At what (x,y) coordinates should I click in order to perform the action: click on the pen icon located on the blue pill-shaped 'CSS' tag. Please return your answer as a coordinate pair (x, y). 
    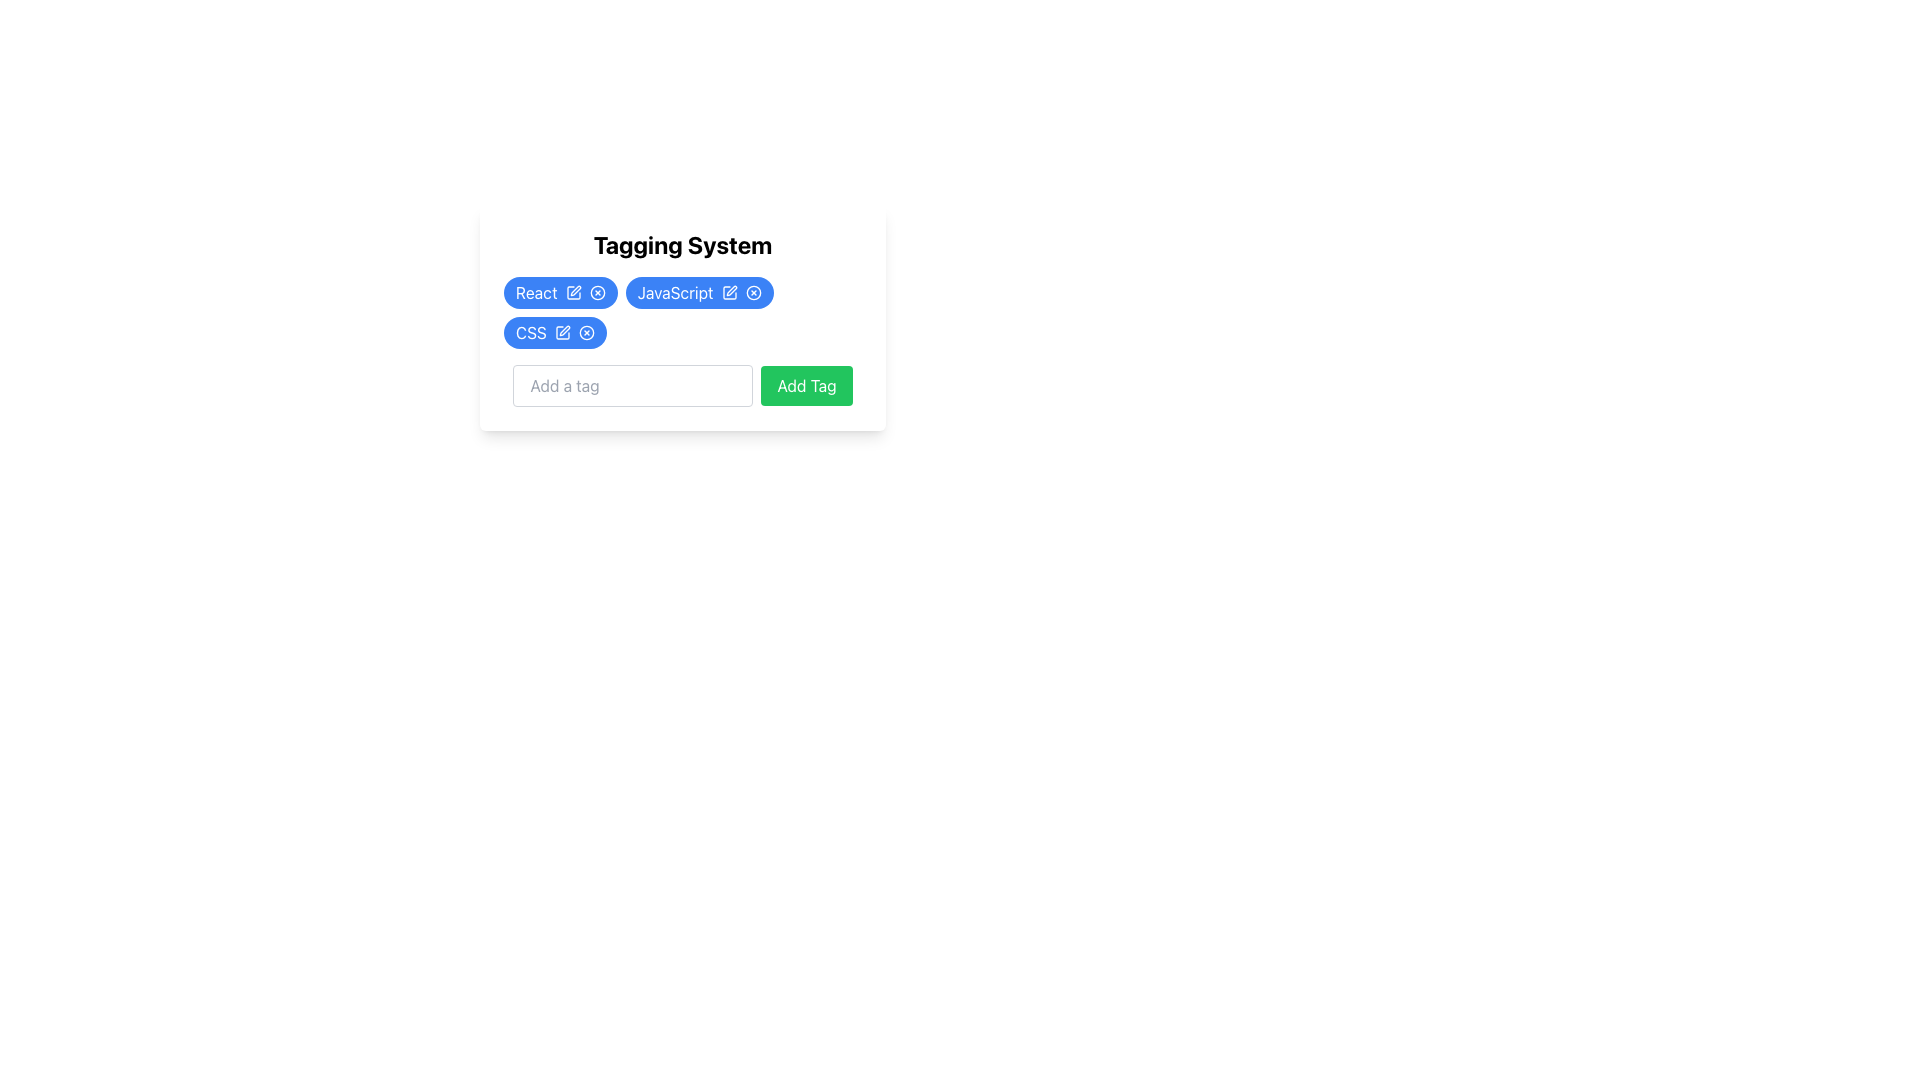
    Looking at the image, I should click on (555, 331).